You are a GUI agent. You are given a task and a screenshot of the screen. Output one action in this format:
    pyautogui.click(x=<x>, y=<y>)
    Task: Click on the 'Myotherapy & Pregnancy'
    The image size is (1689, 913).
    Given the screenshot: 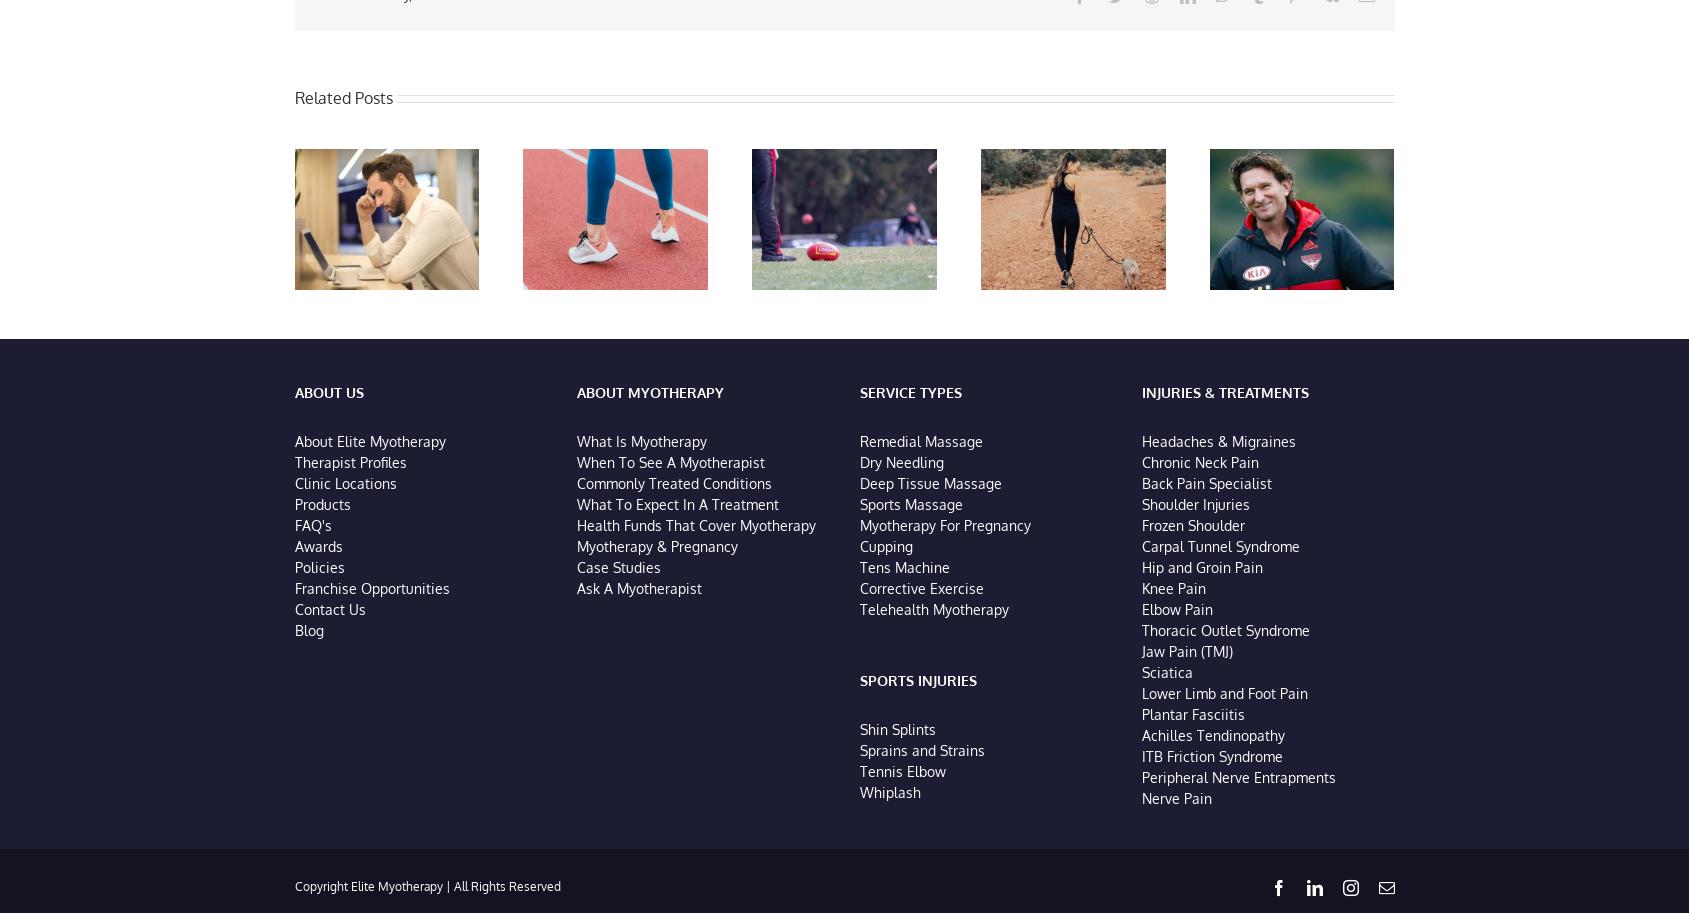 What is the action you would take?
    pyautogui.click(x=656, y=548)
    